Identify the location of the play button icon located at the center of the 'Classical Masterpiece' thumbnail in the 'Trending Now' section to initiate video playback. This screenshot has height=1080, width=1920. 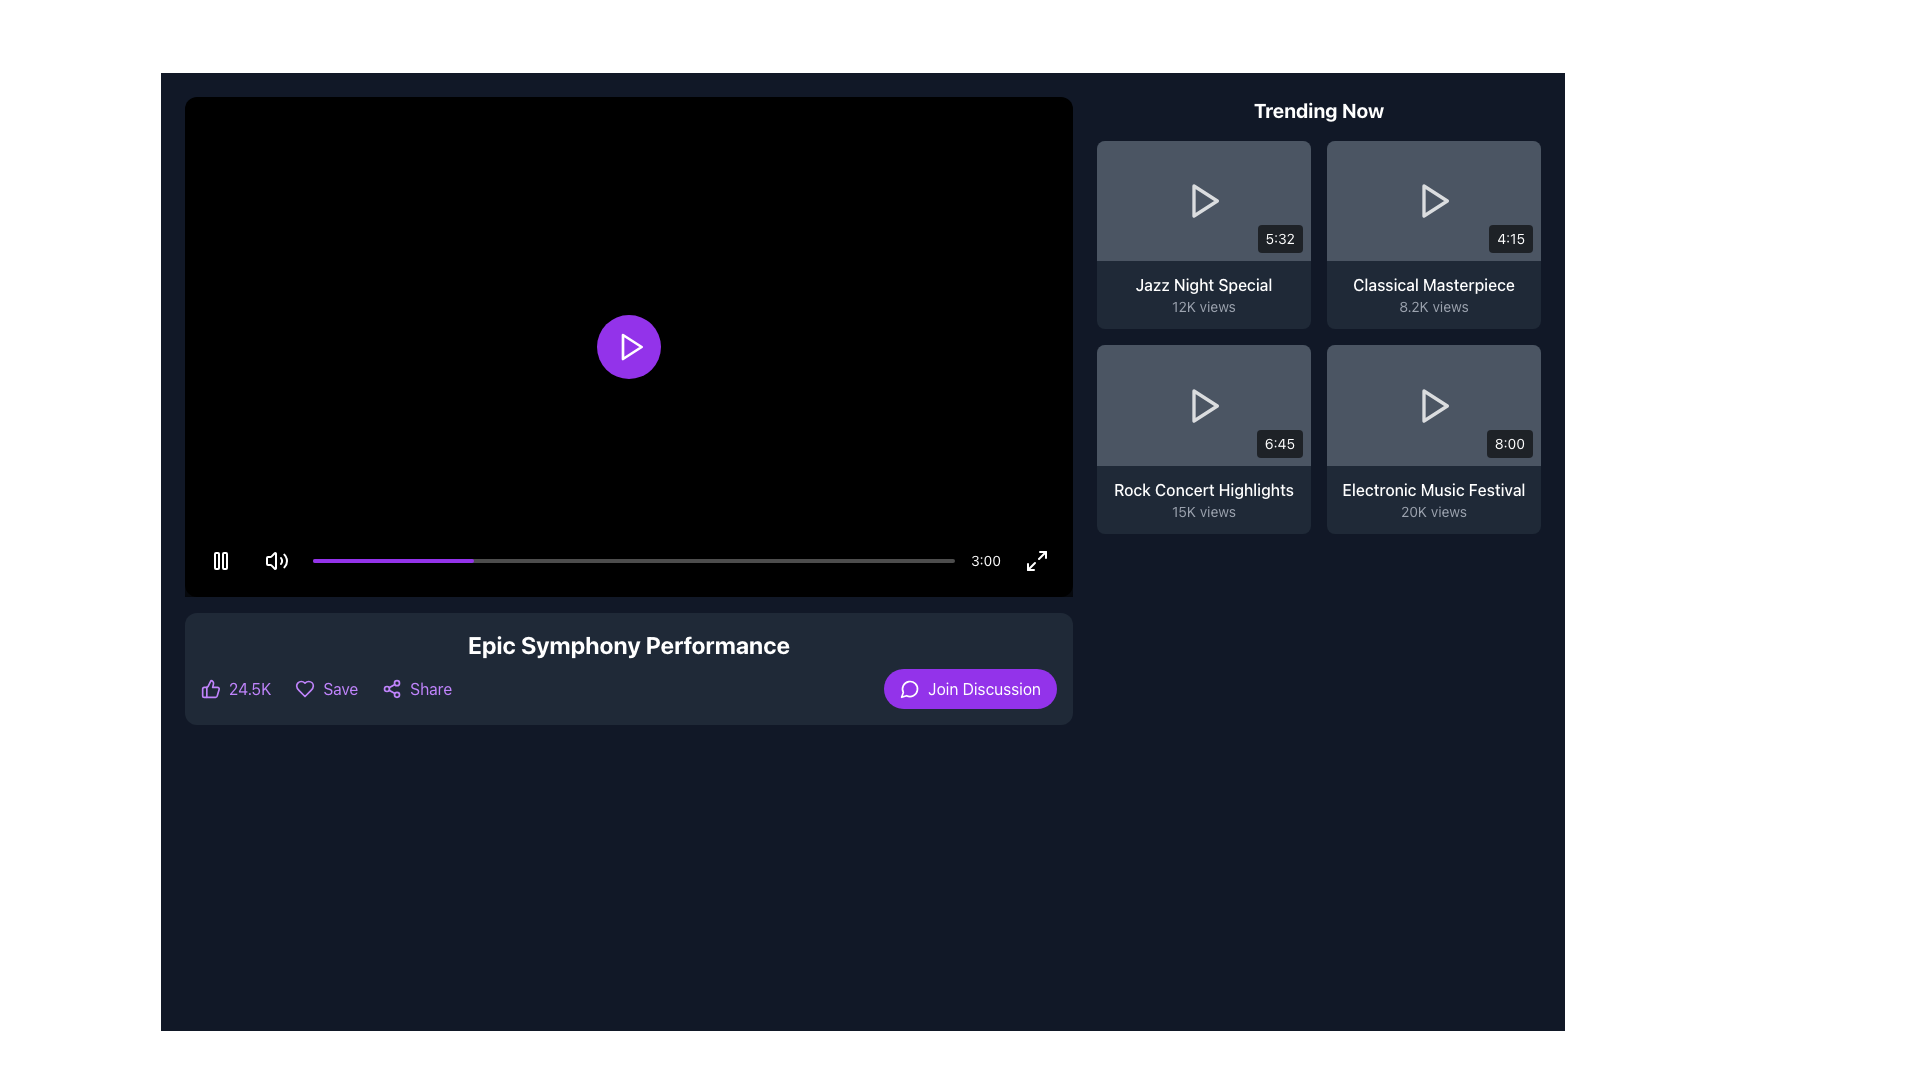
(1434, 200).